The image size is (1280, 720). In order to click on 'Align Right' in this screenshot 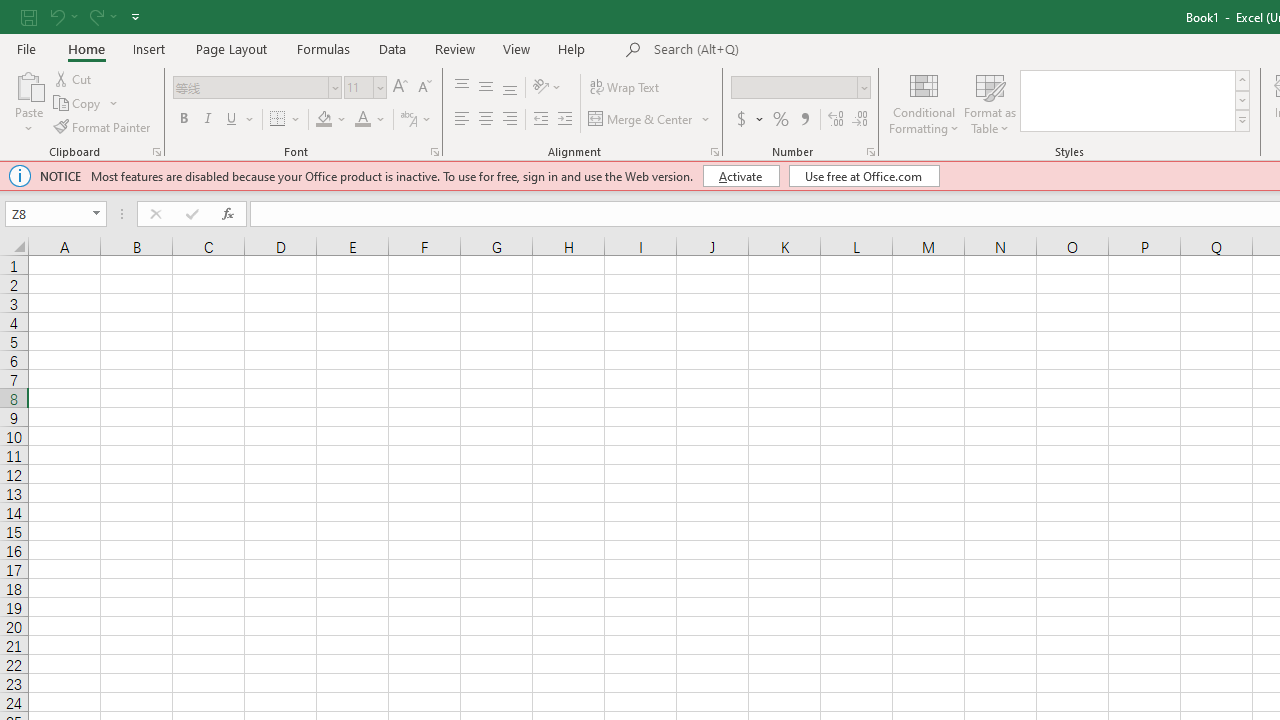, I will do `click(510, 119)`.